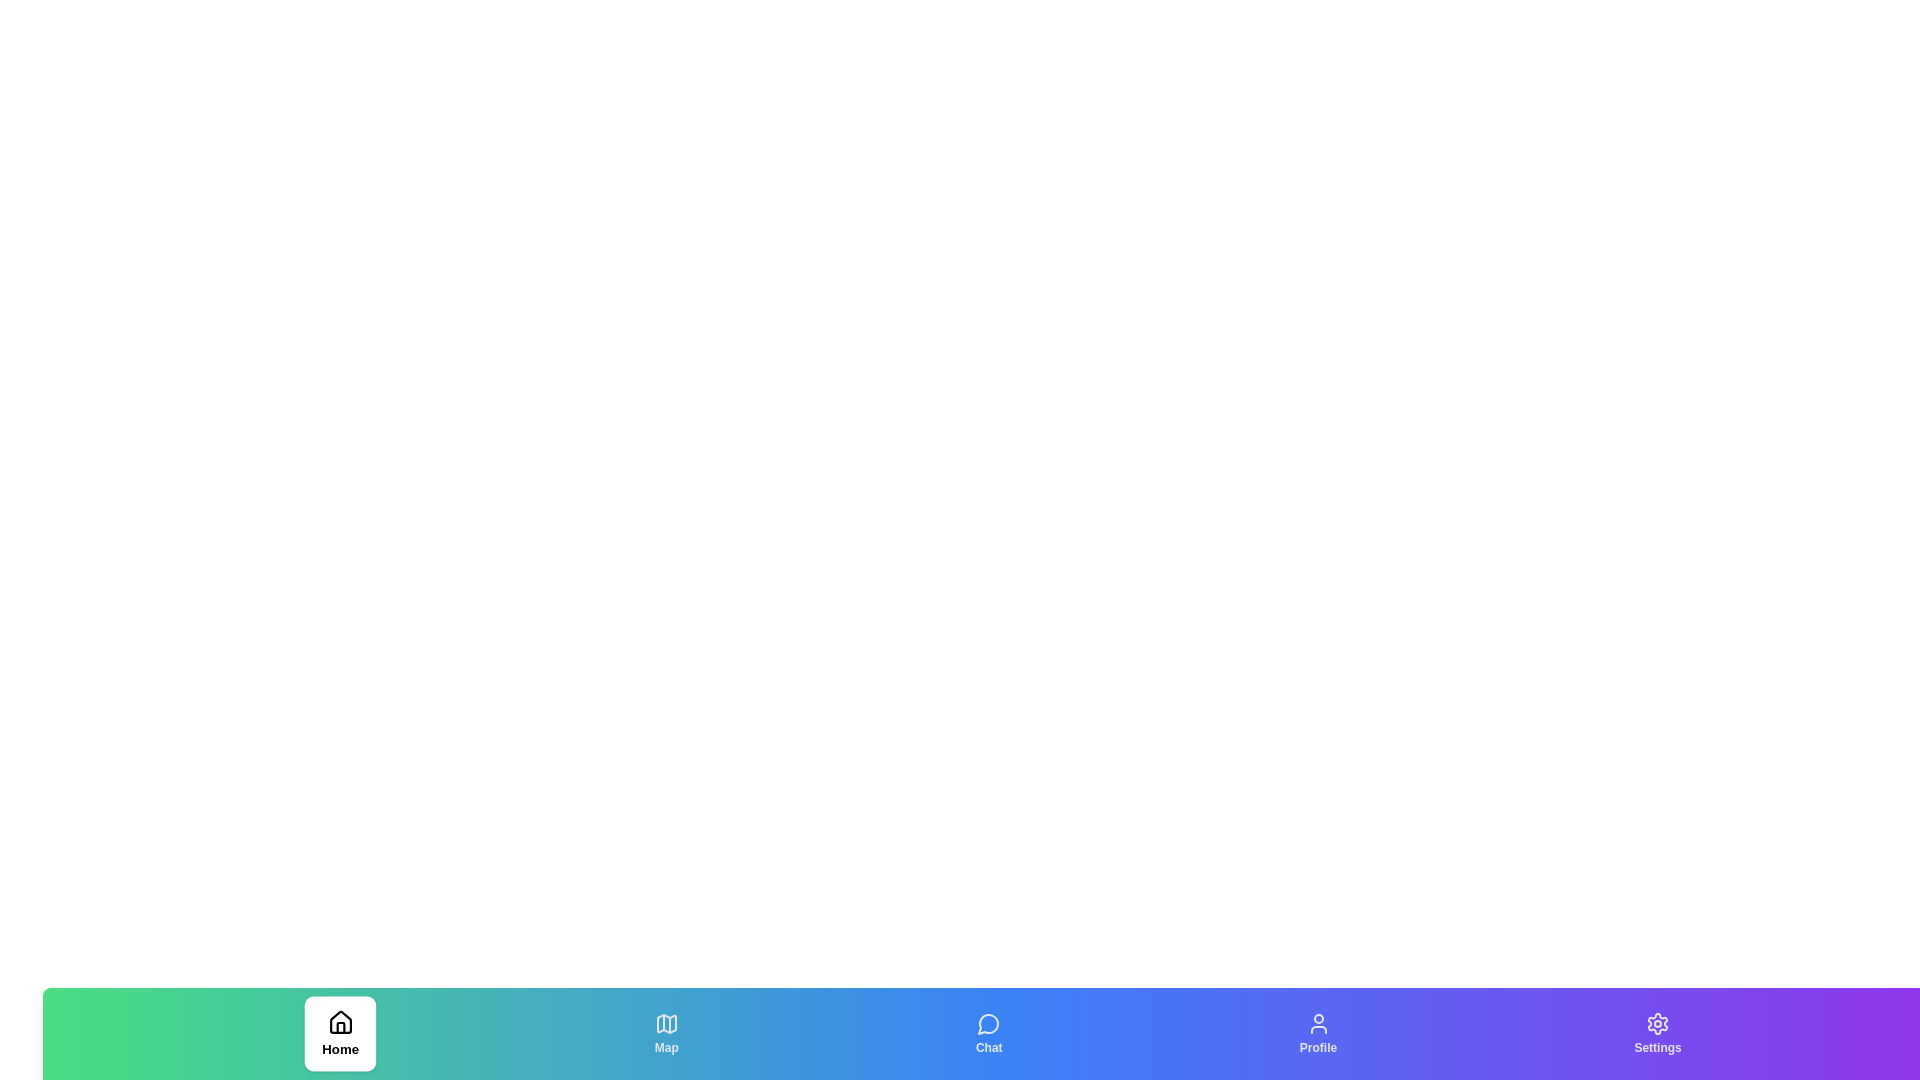  What do you see at coordinates (666, 1033) in the screenshot?
I see `the Map tab to observe the hover effect` at bounding box center [666, 1033].